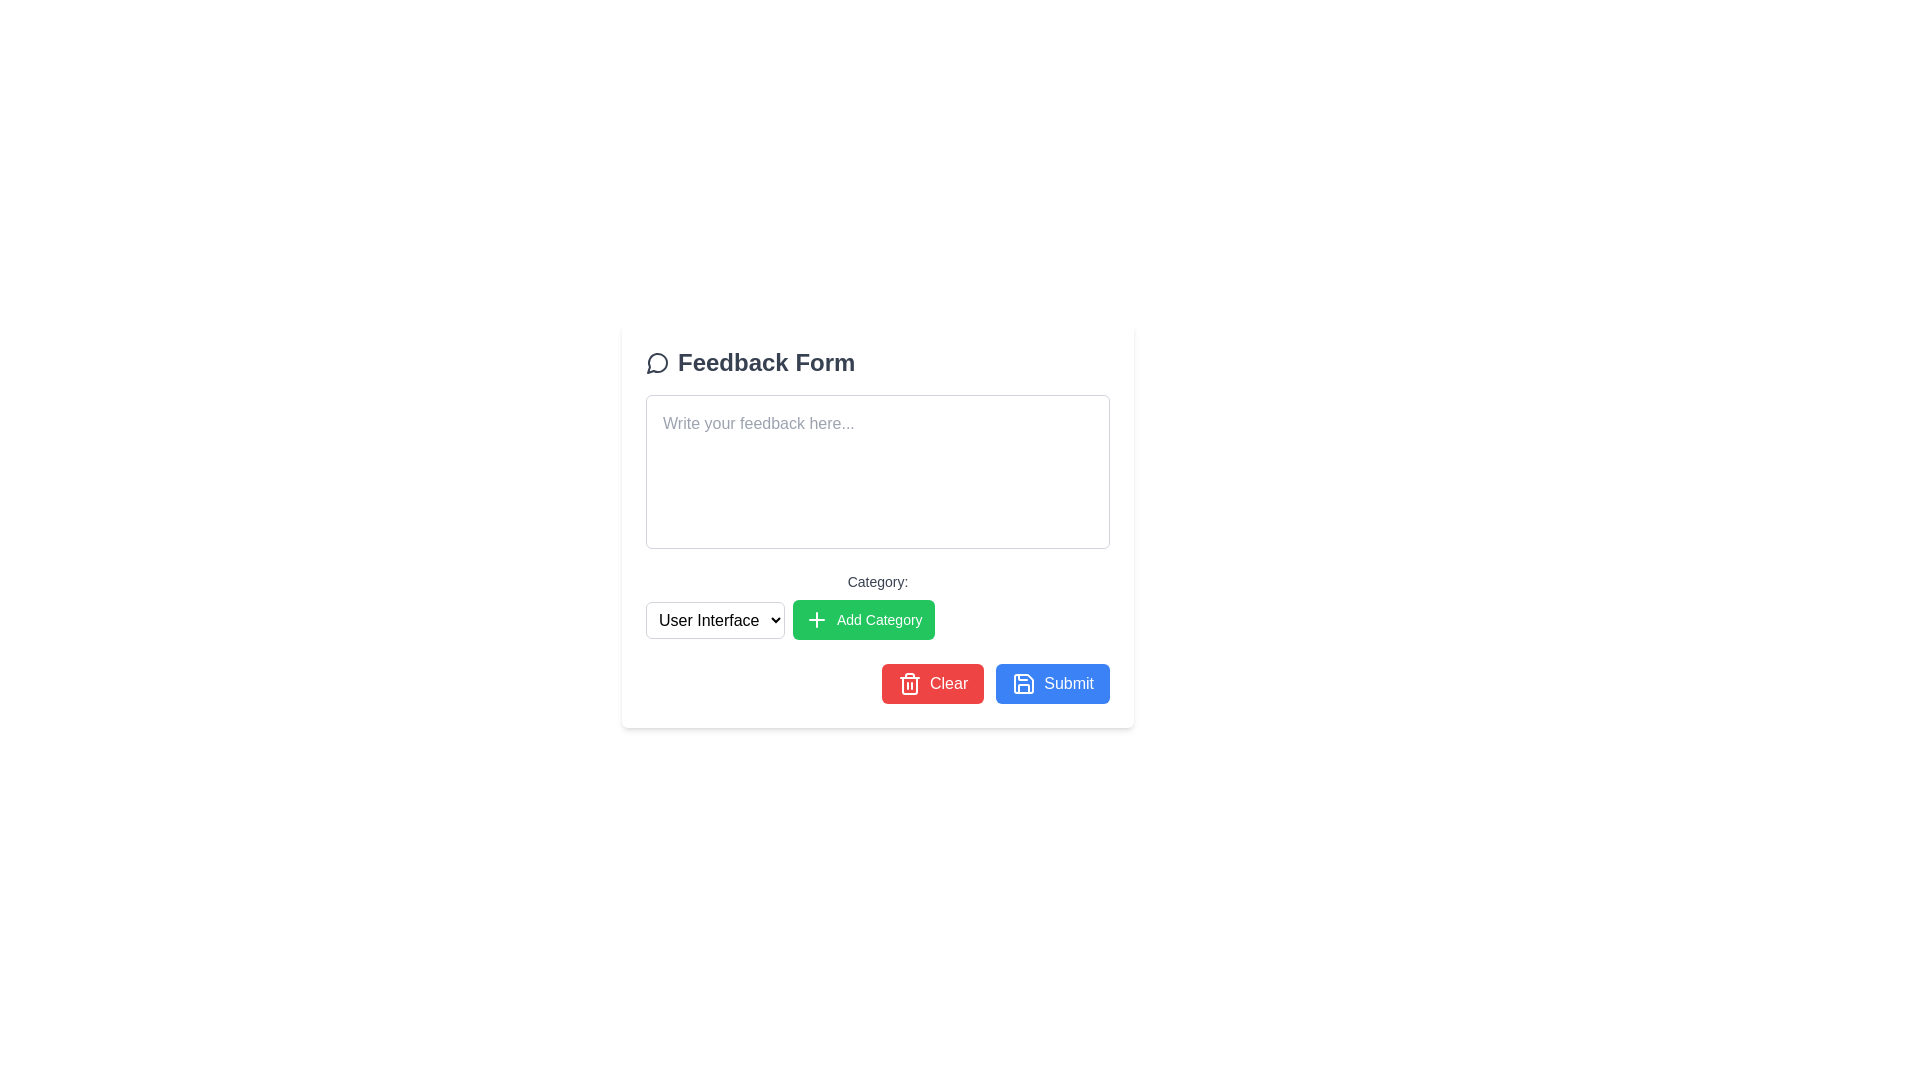  What do you see at coordinates (657, 362) in the screenshot?
I see `the Decorative icon representing a speech bubble, which is located directly to the left of the 'Feedback Form' text in the heading section` at bounding box center [657, 362].